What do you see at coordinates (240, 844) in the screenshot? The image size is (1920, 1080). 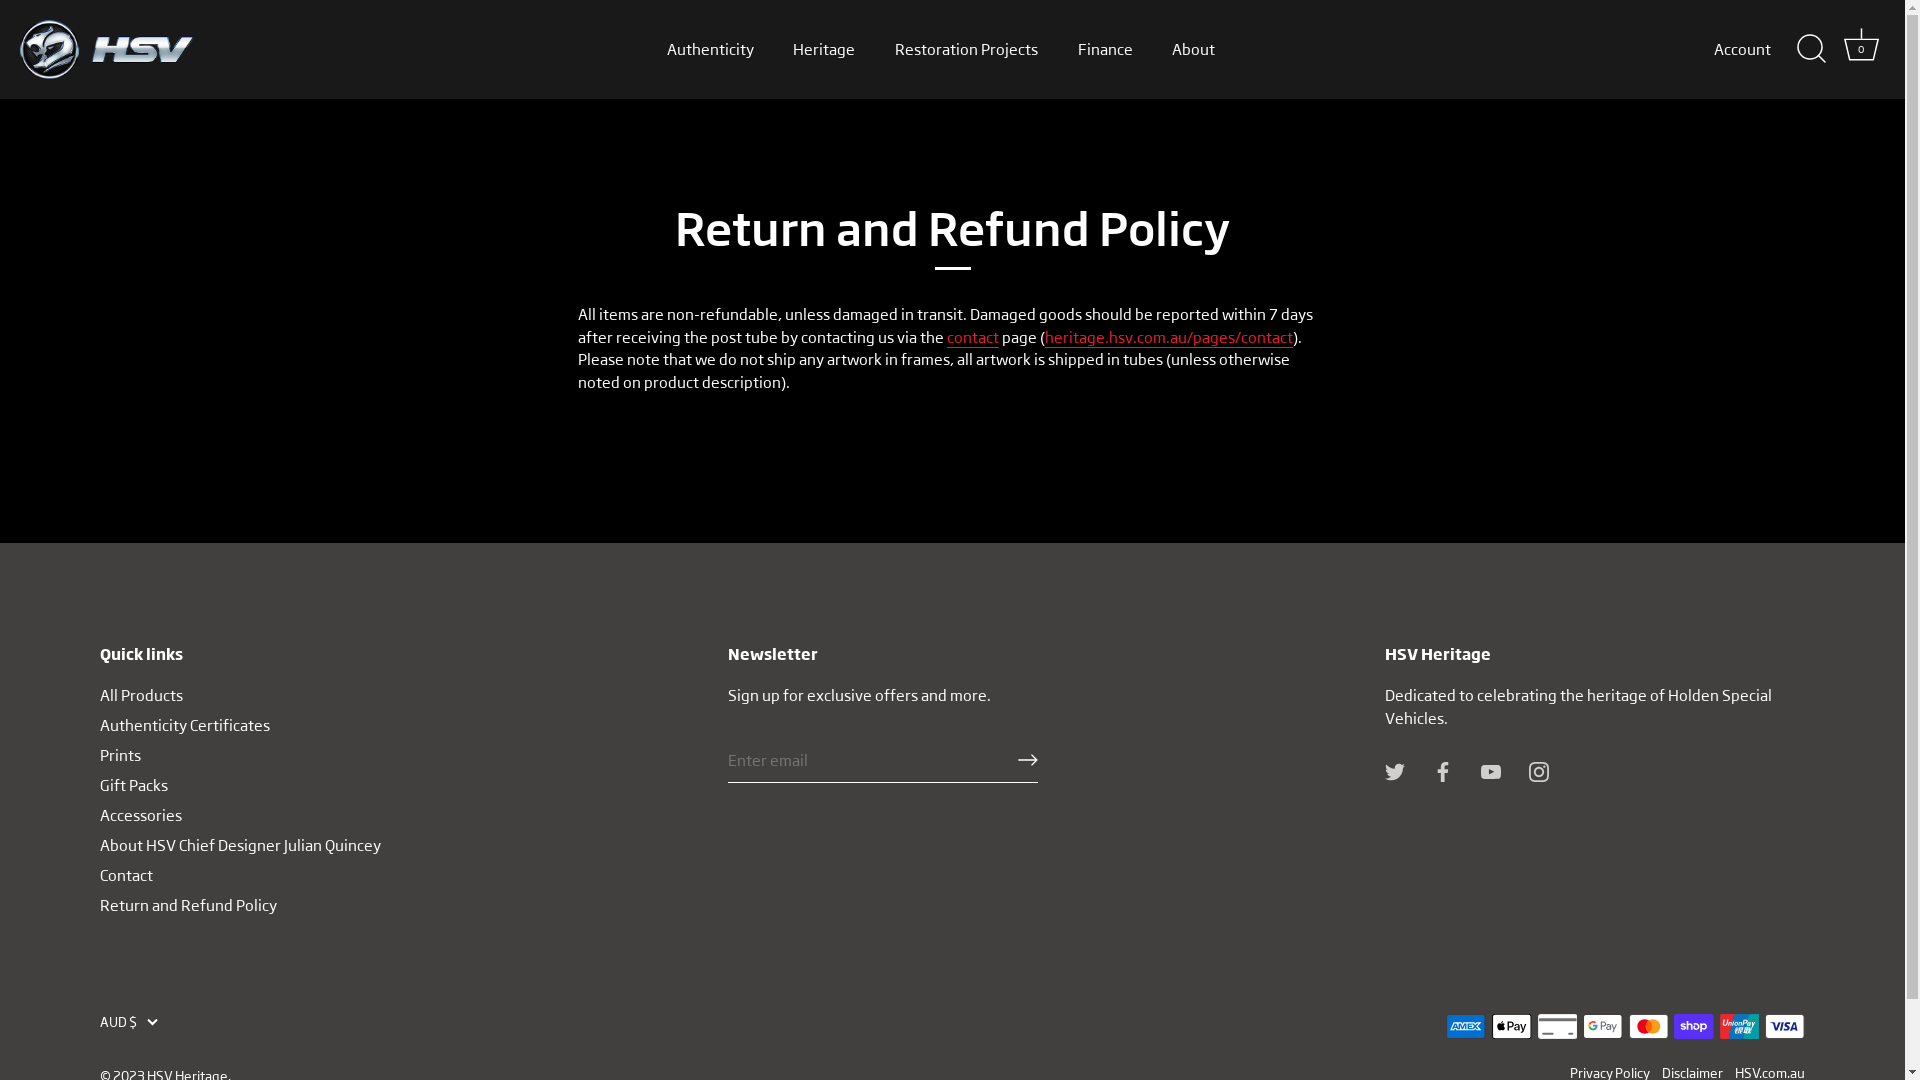 I see `'About HSV Chief Designer Julian Quincey'` at bounding box center [240, 844].